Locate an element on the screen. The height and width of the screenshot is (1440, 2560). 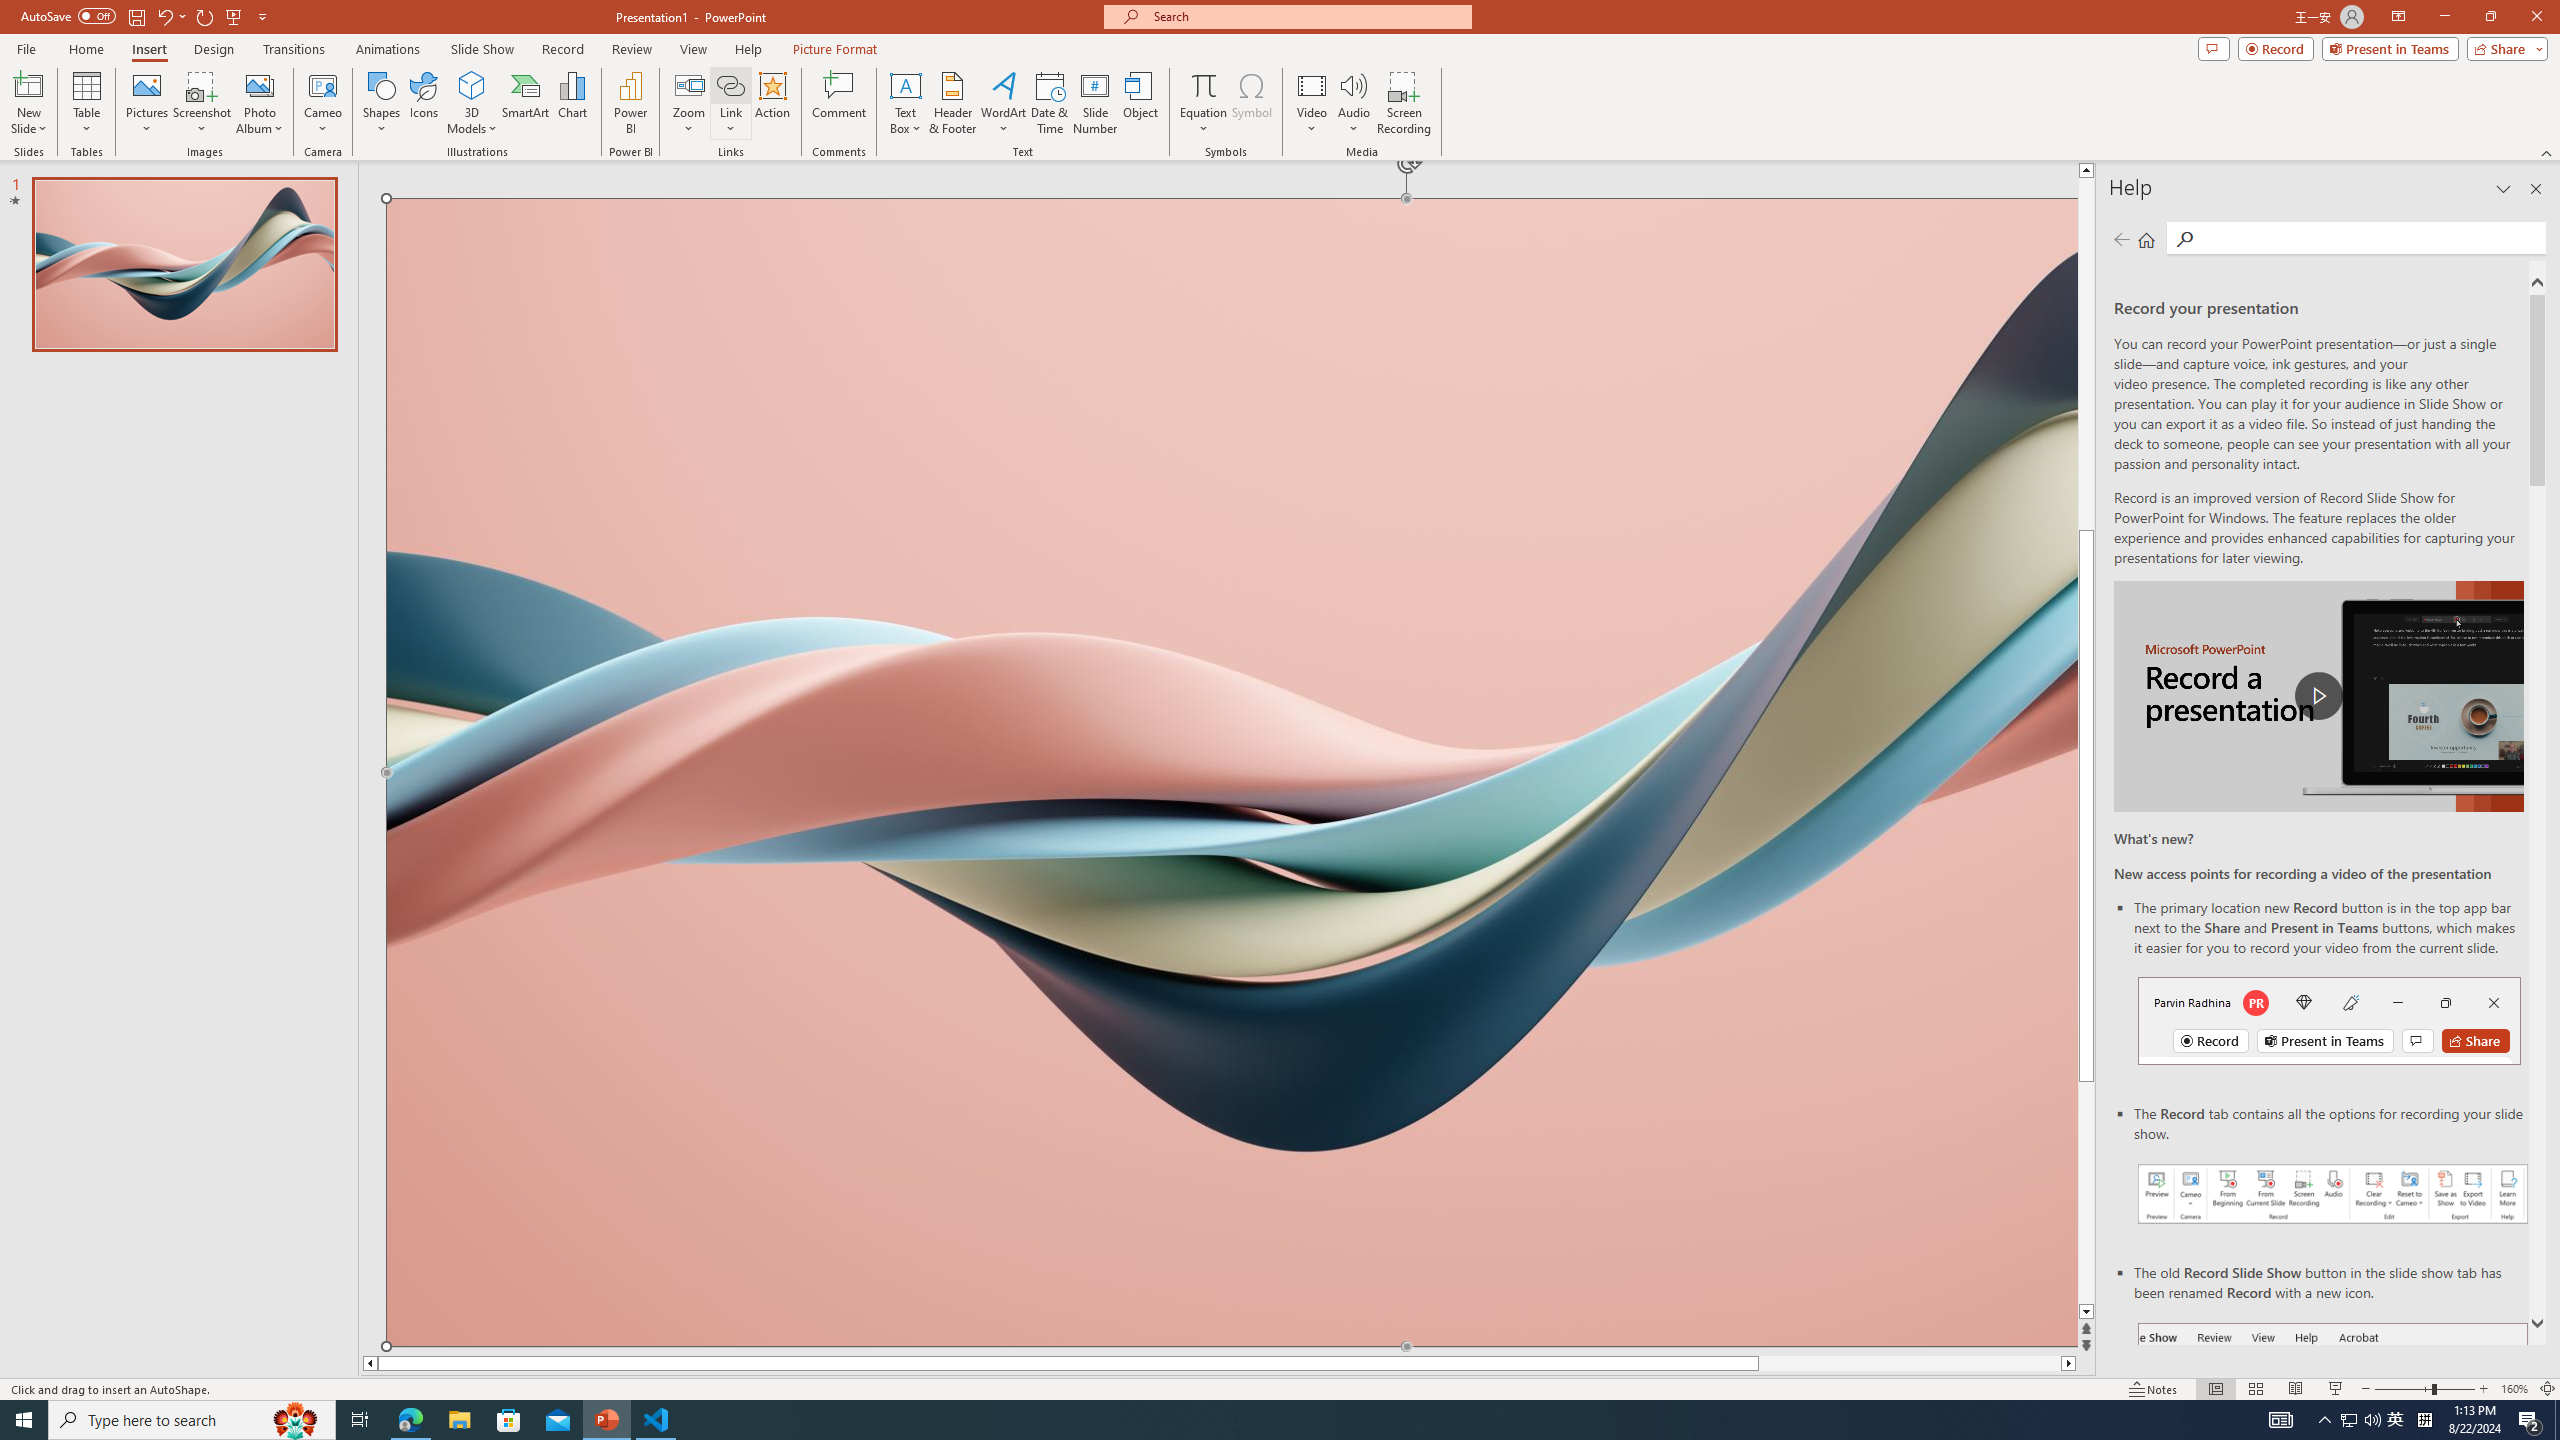
'3D Models' is located at coordinates (472, 103).